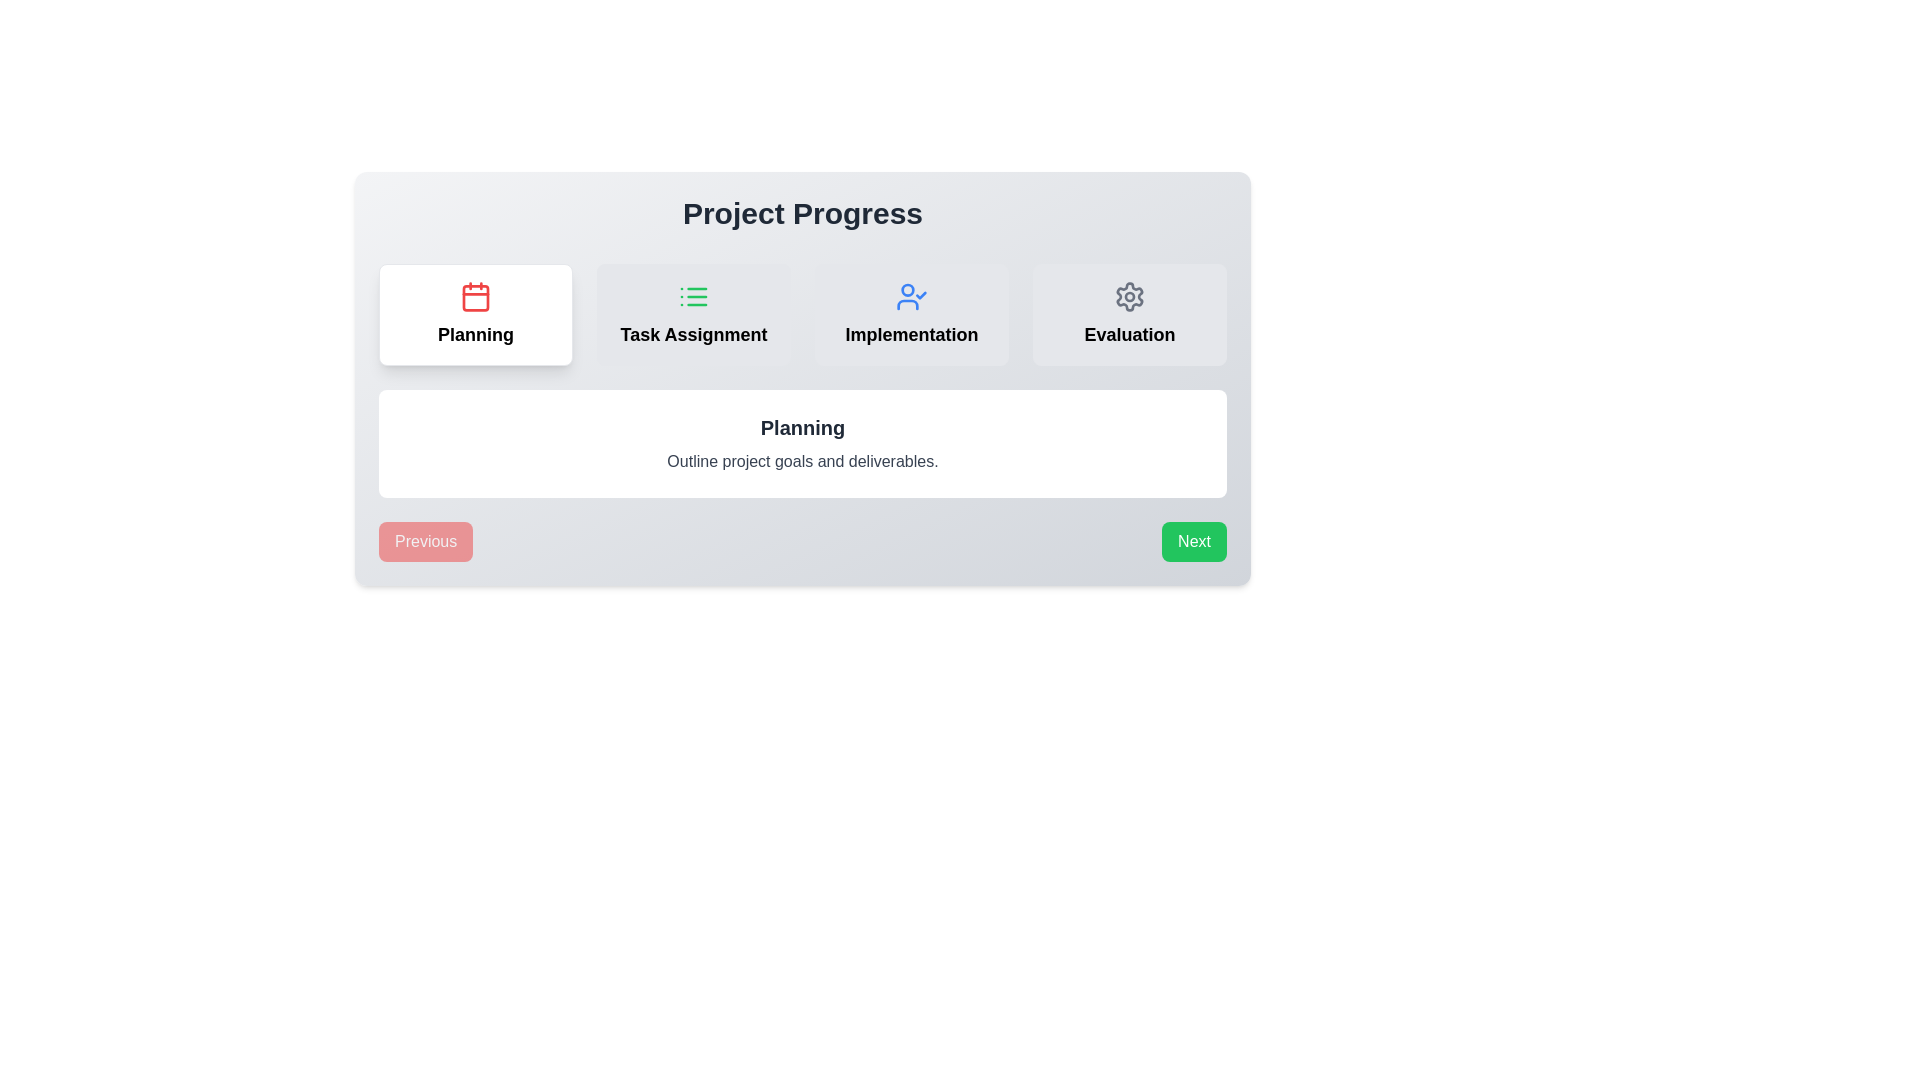  What do you see at coordinates (1129, 297) in the screenshot?
I see `the gear-like icon associated with settings, located at the end of a row under the 'Evaluation' label` at bounding box center [1129, 297].